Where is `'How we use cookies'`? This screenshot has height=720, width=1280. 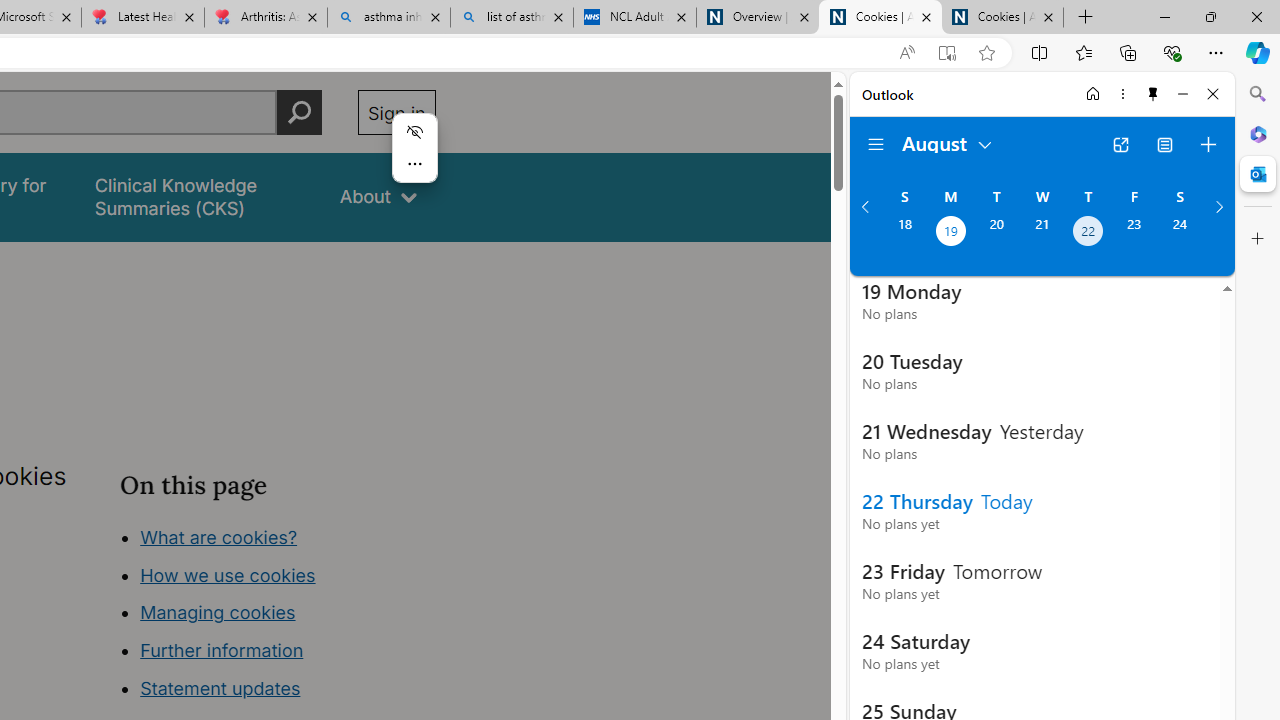 'How we use cookies' is located at coordinates (227, 574).